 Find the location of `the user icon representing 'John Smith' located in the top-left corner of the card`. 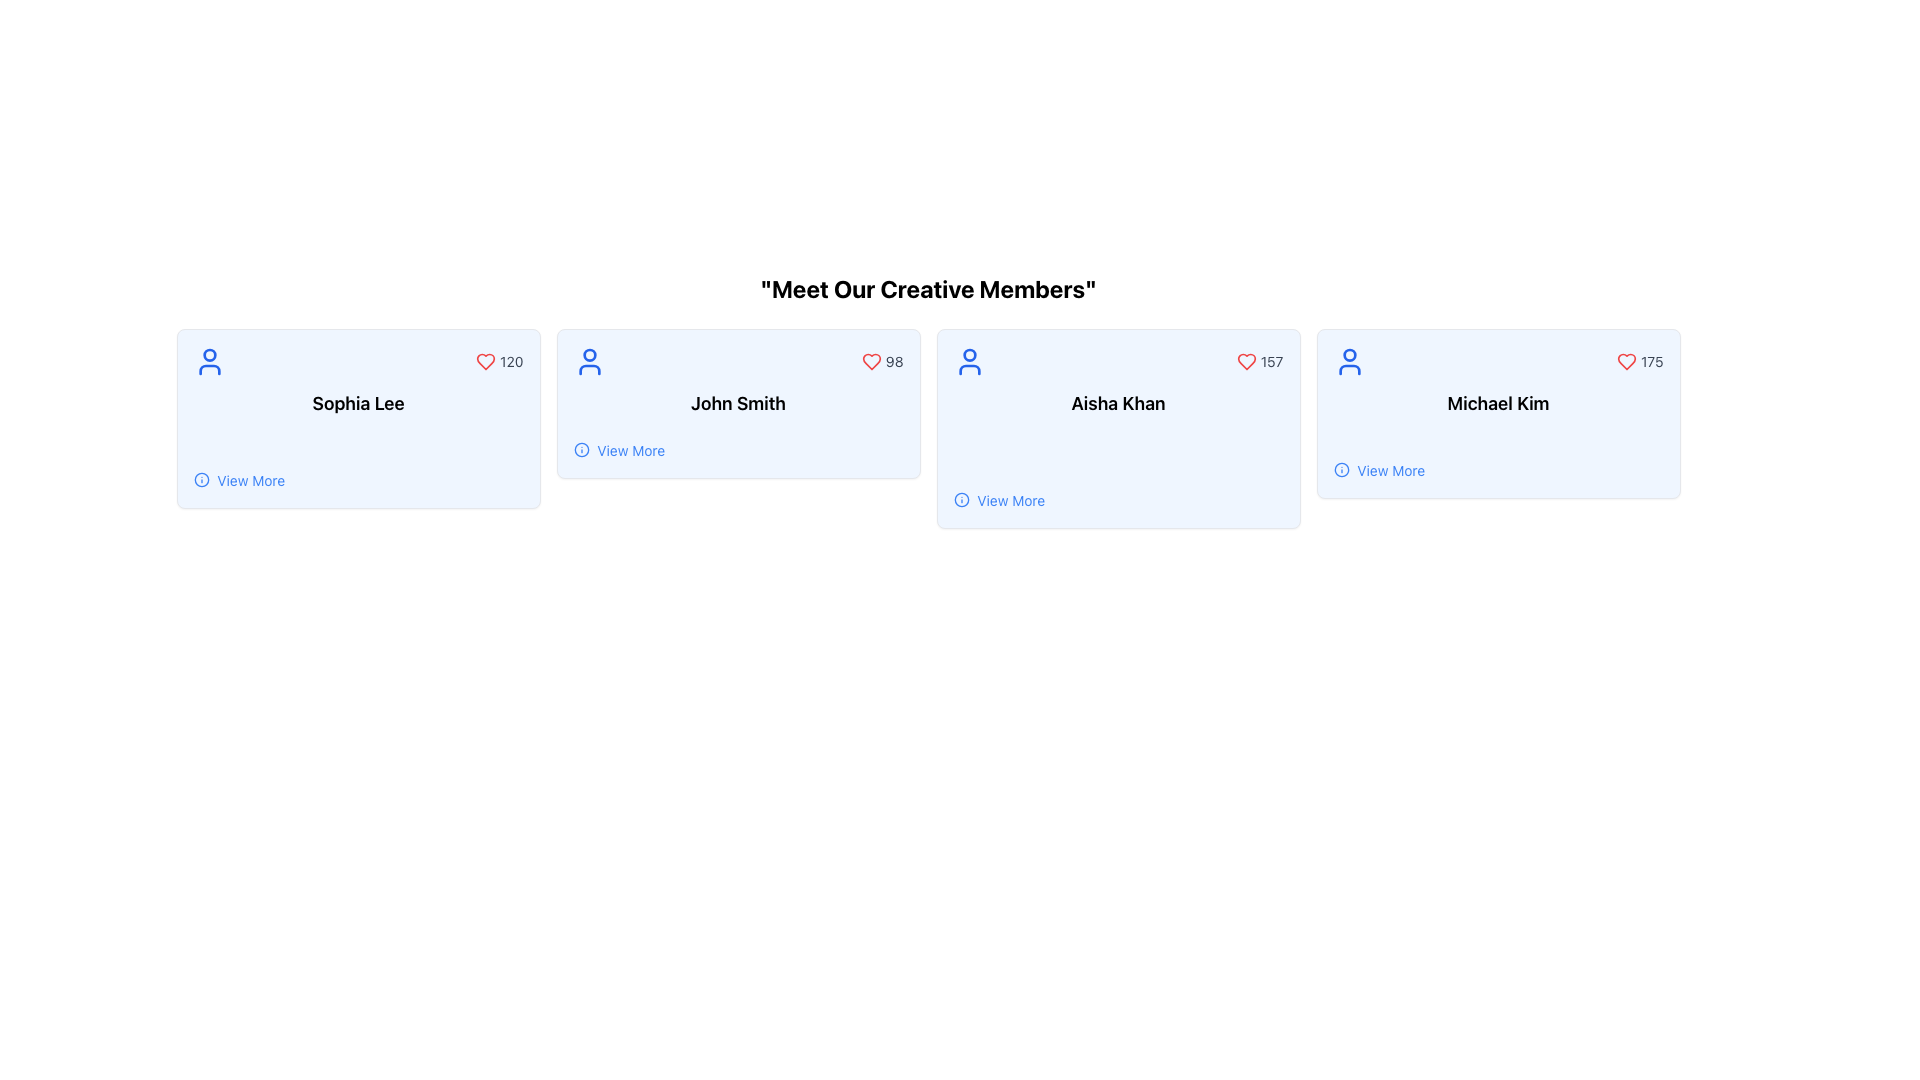

the user icon representing 'John Smith' located in the top-left corner of the card is located at coordinates (588, 362).